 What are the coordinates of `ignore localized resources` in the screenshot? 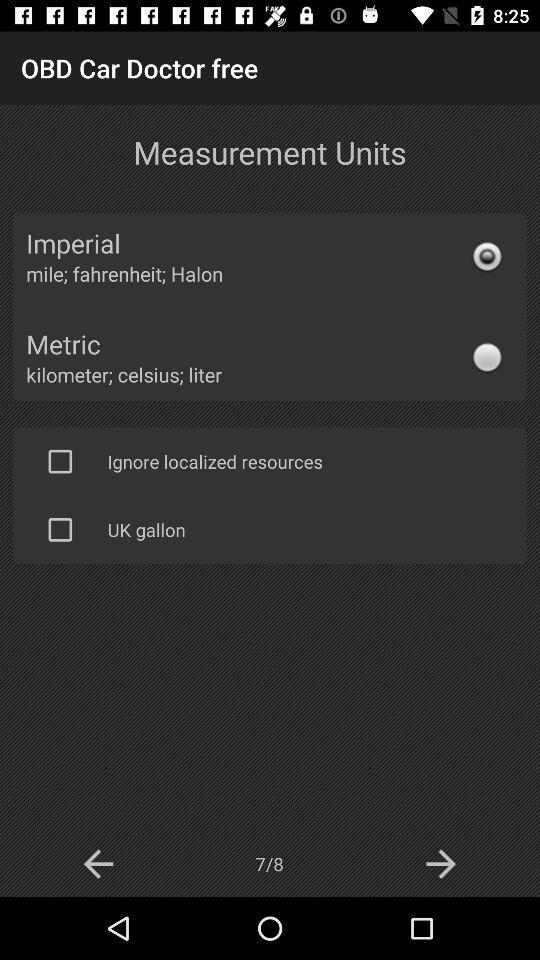 It's located at (60, 461).